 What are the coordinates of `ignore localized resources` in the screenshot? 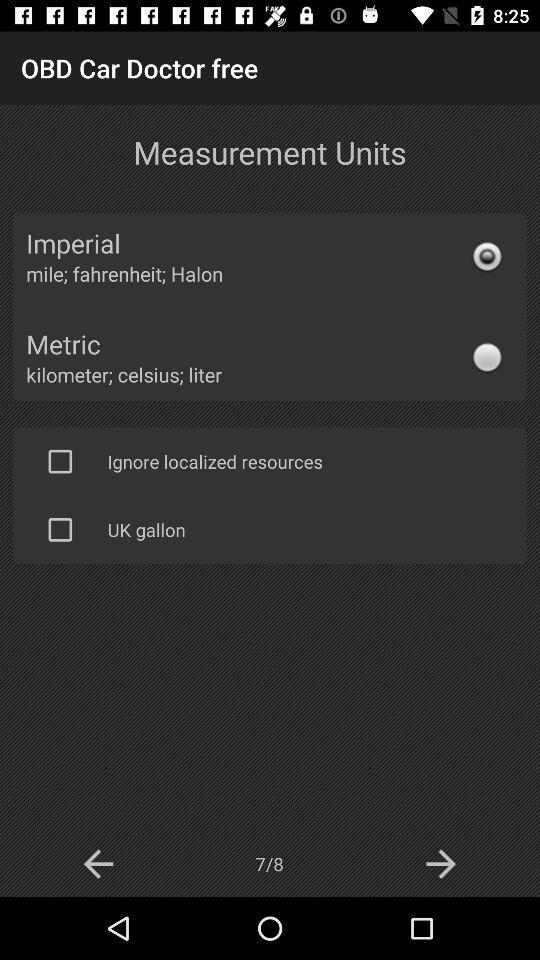 It's located at (60, 461).